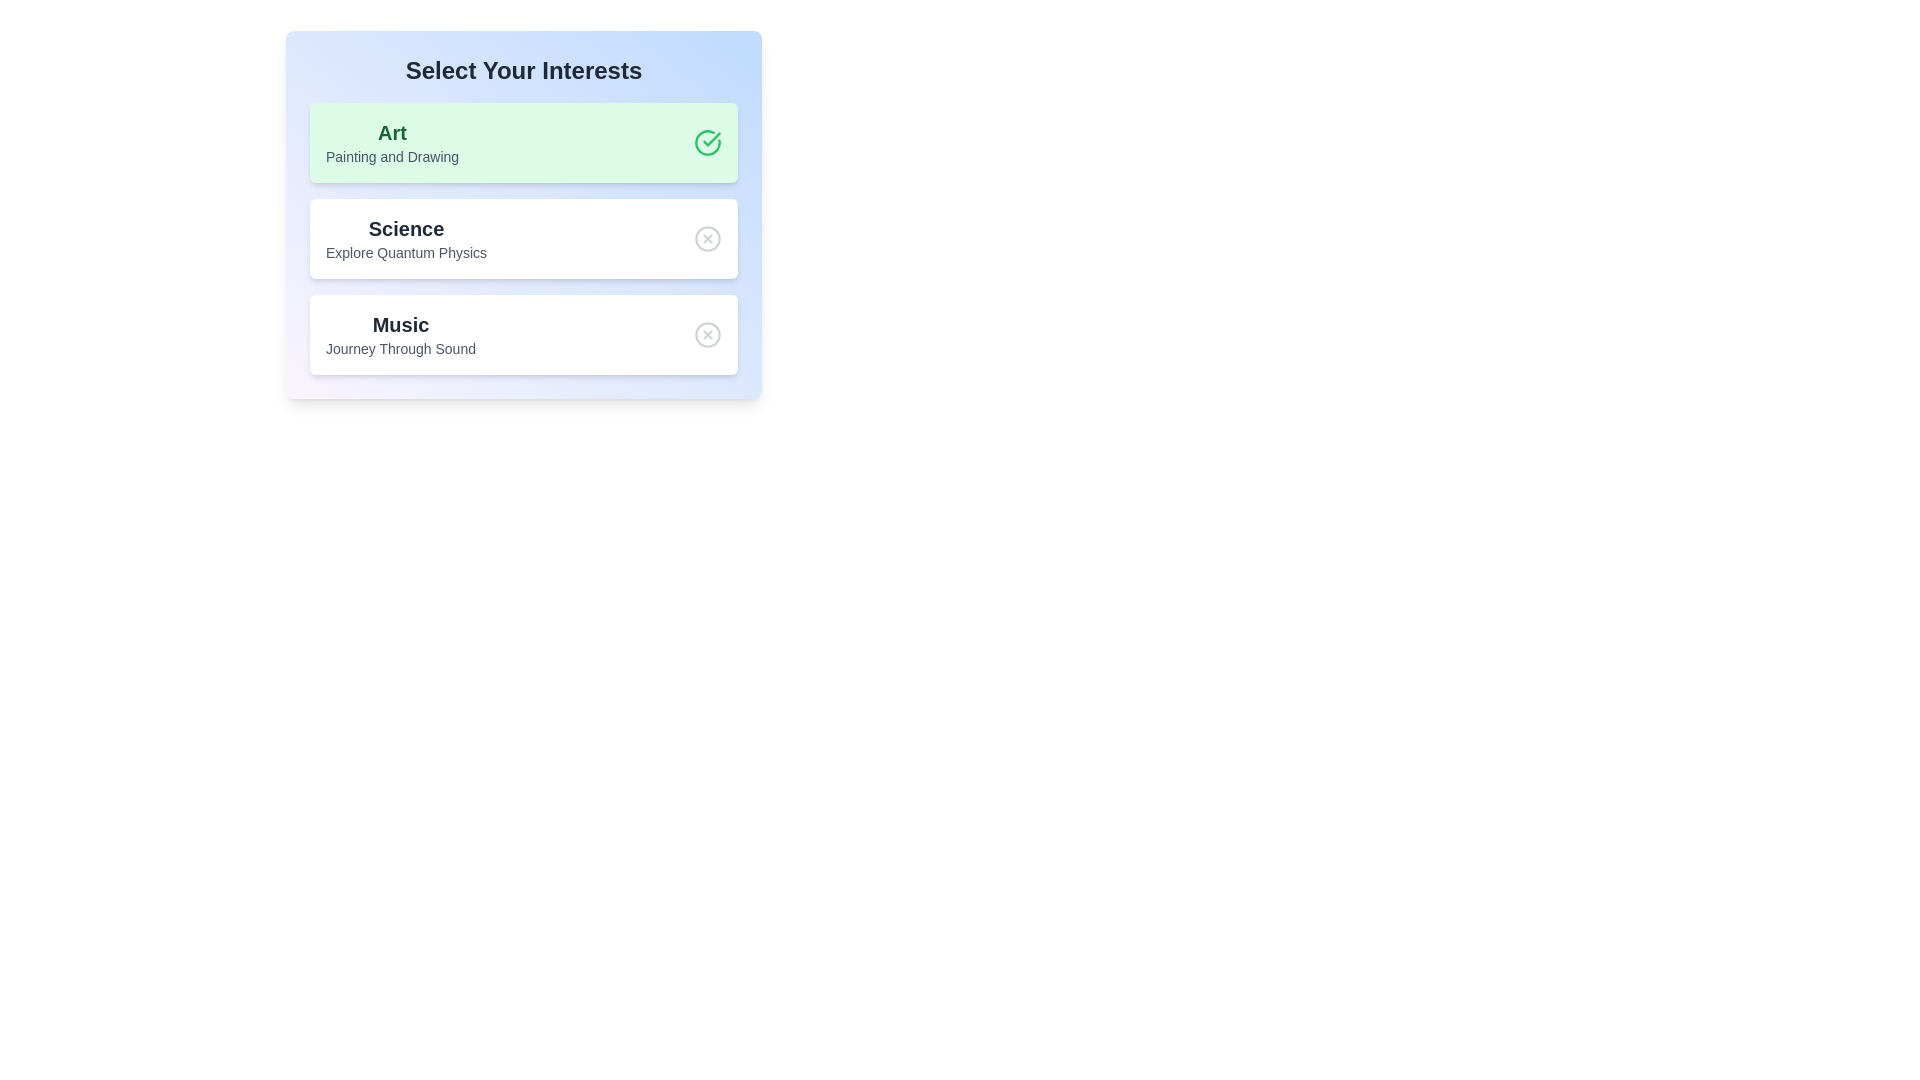 This screenshot has width=1920, height=1080. I want to click on the chip labeled Science to observe the hover effect, so click(523, 238).